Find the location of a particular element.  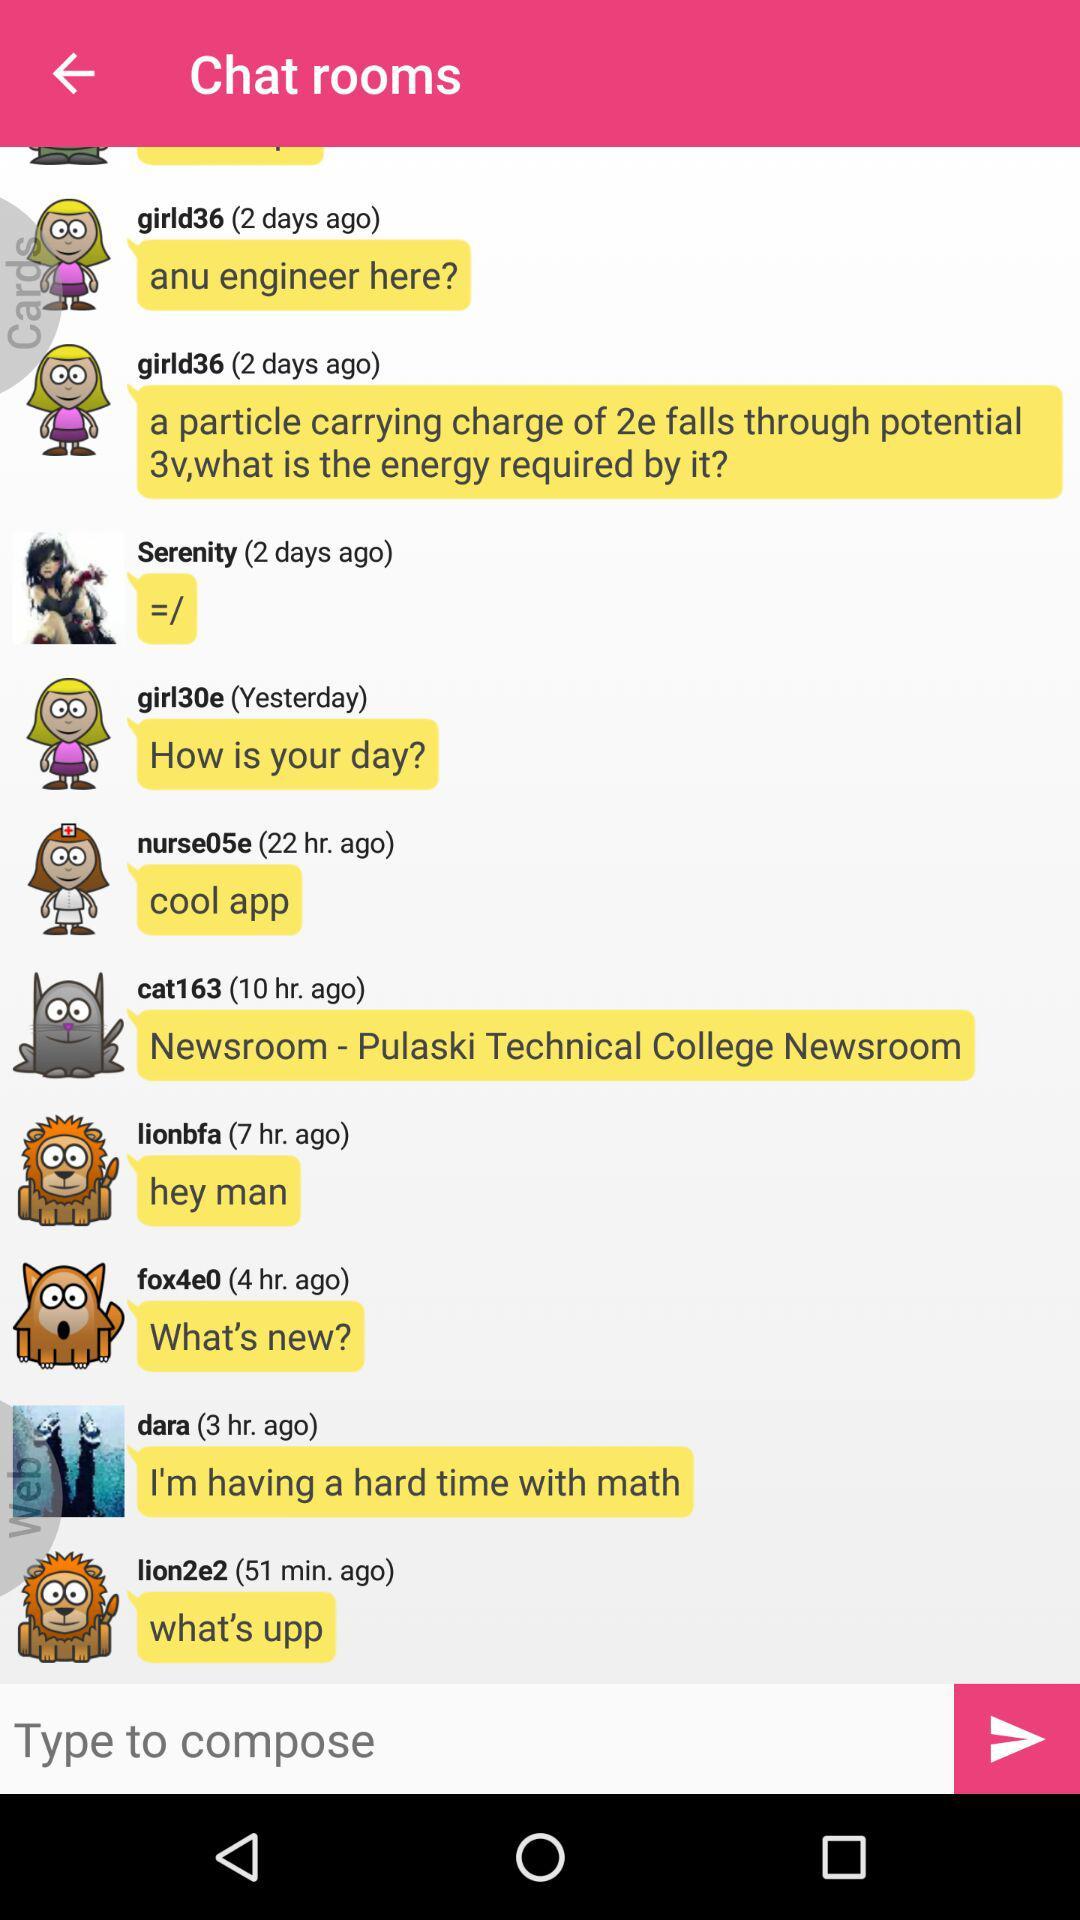

the send icon is located at coordinates (1017, 1737).